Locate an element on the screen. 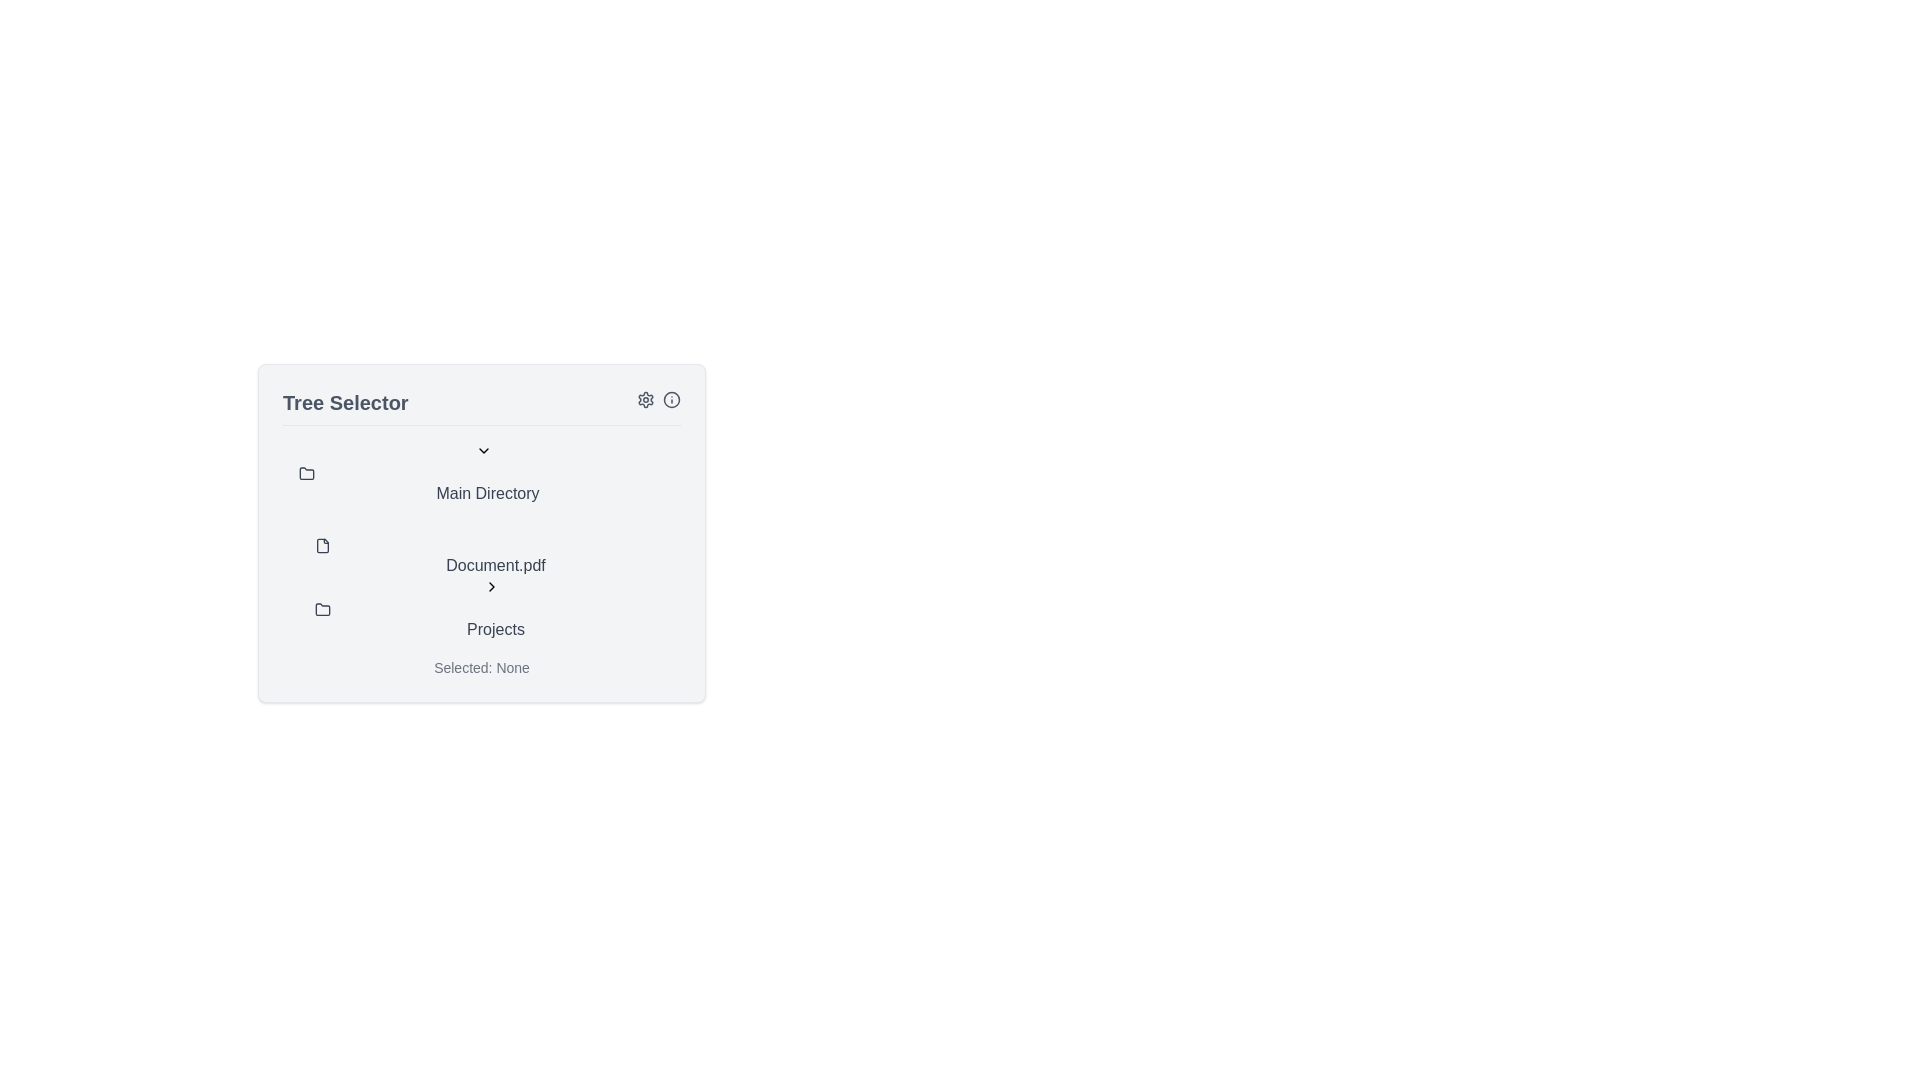 The width and height of the screenshot is (1920, 1080). the folder icon located to the left of the text 'Projects' in the tree selector panel is located at coordinates (322, 608).